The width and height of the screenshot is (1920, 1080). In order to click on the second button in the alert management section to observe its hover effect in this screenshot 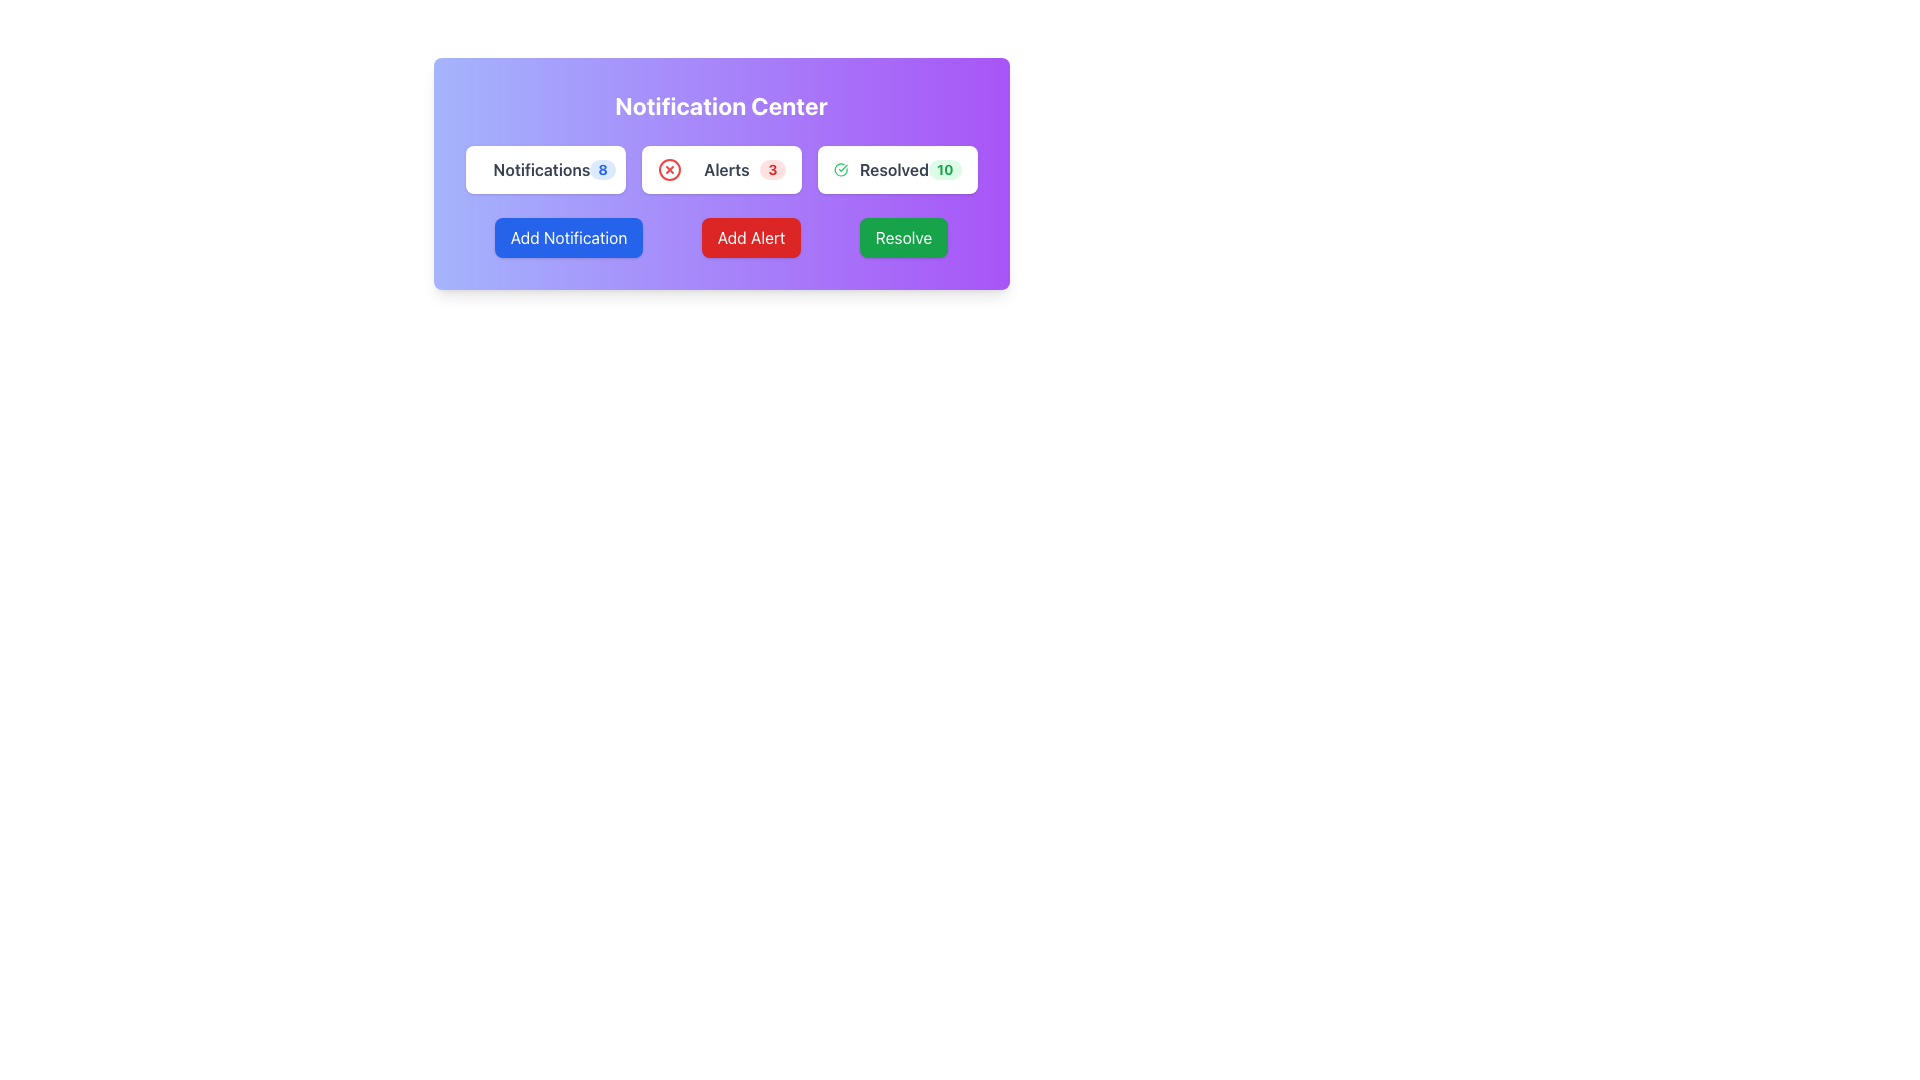, I will do `click(750, 237)`.